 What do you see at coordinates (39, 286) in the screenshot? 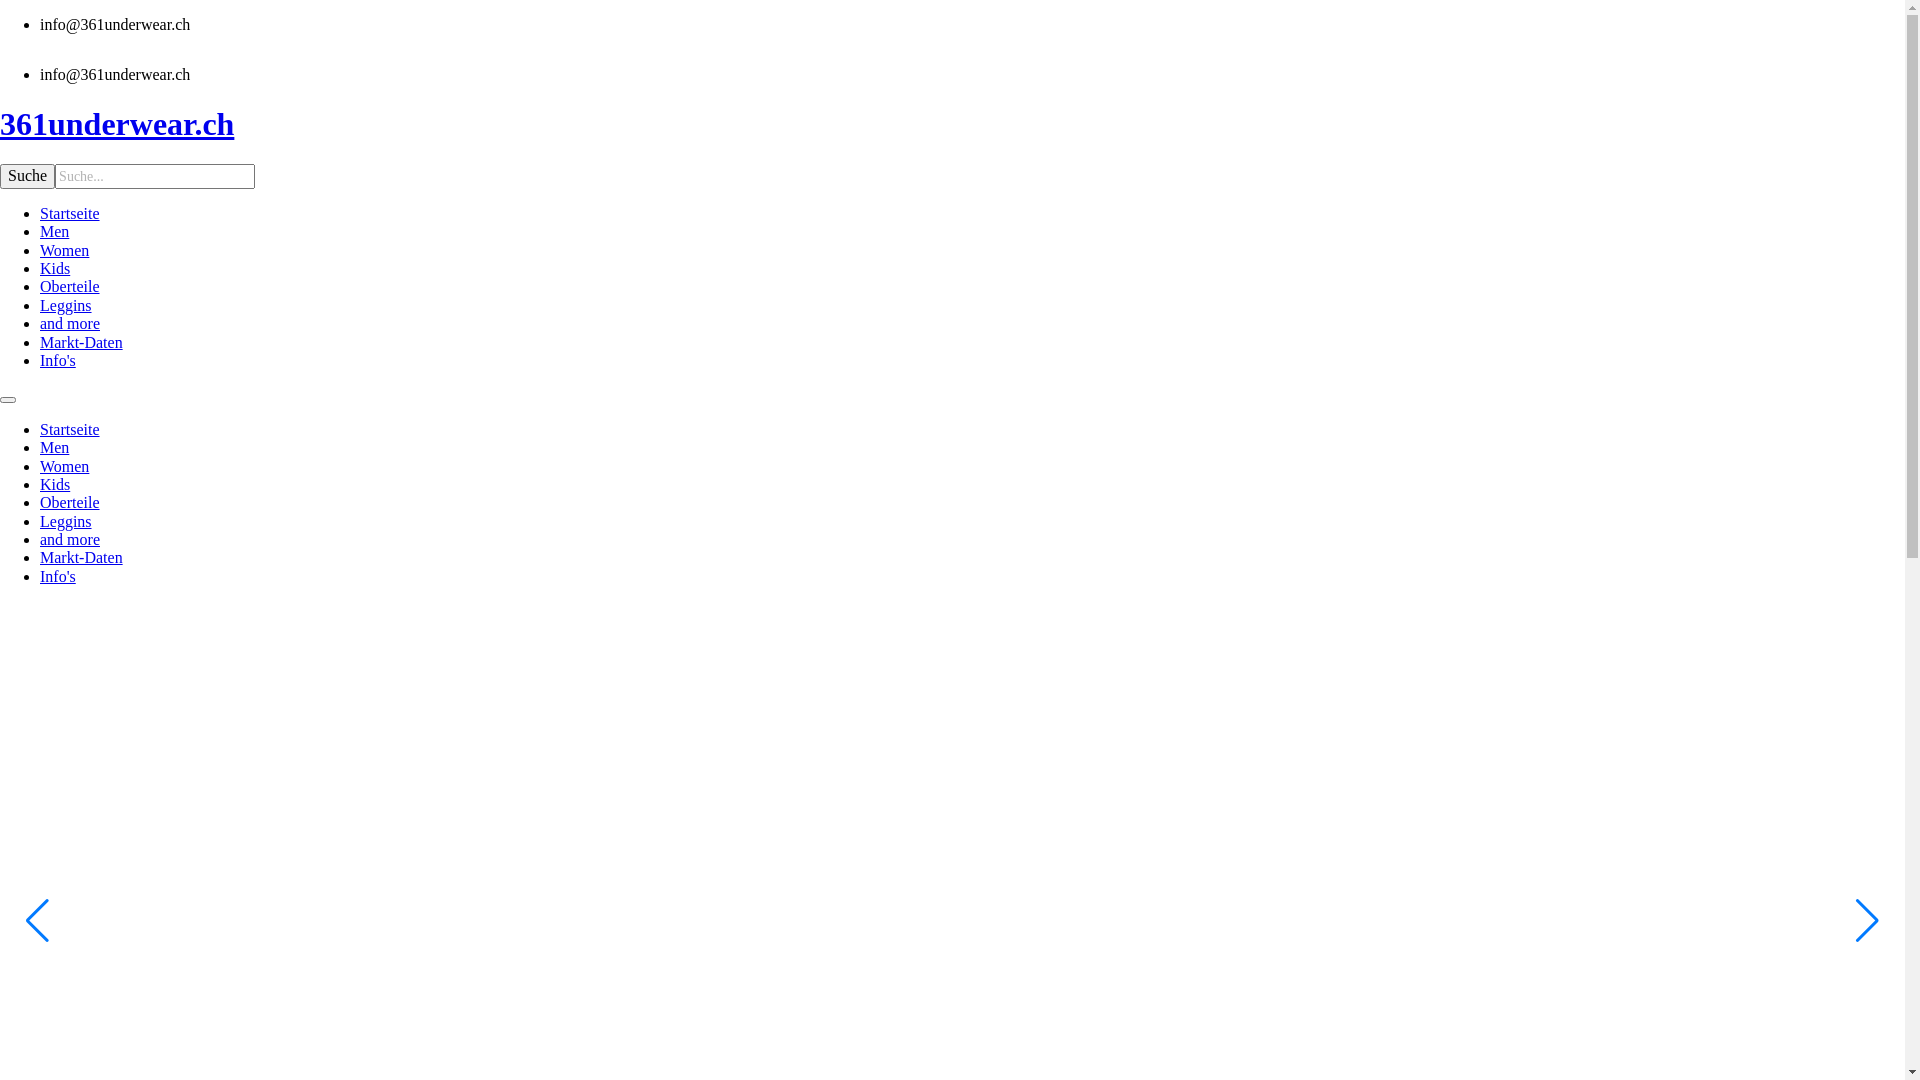
I see `'Oberteile'` at bounding box center [39, 286].